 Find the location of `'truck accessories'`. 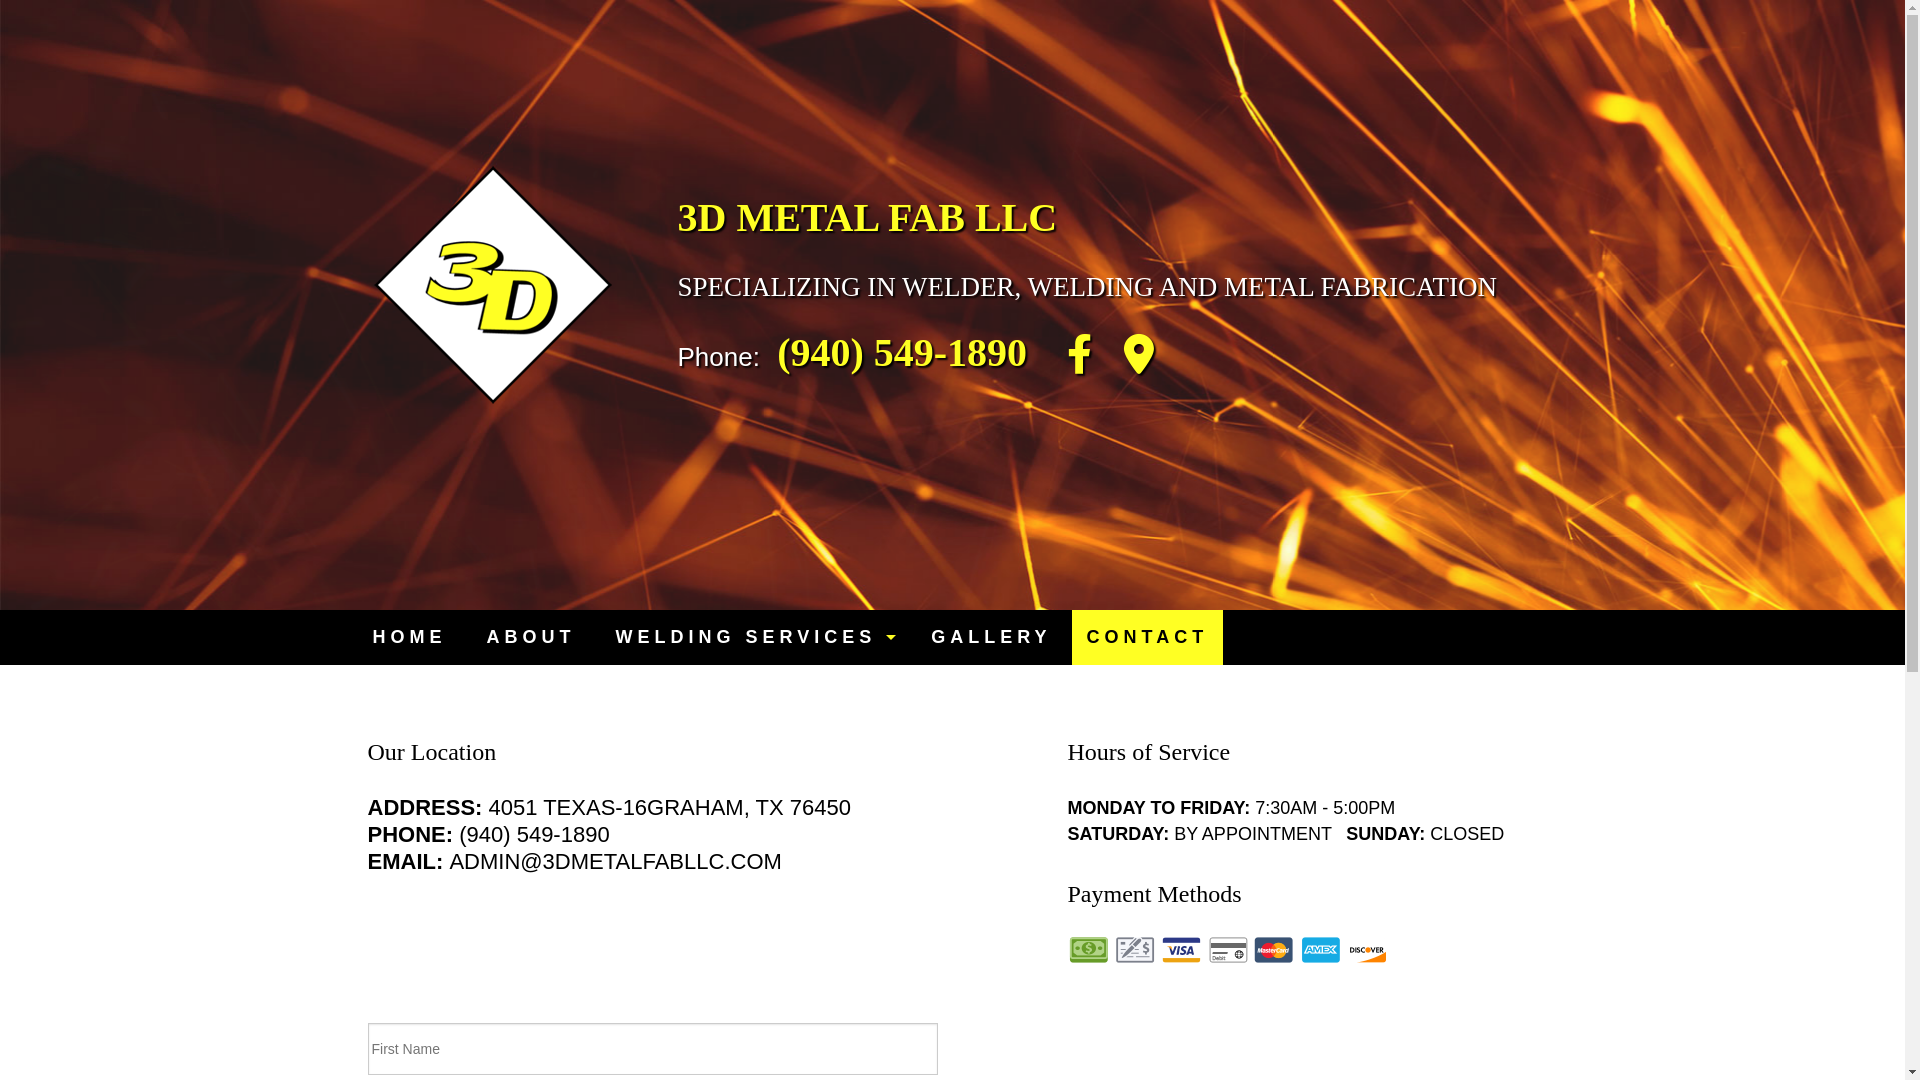

'truck accessories' is located at coordinates (594, 804).